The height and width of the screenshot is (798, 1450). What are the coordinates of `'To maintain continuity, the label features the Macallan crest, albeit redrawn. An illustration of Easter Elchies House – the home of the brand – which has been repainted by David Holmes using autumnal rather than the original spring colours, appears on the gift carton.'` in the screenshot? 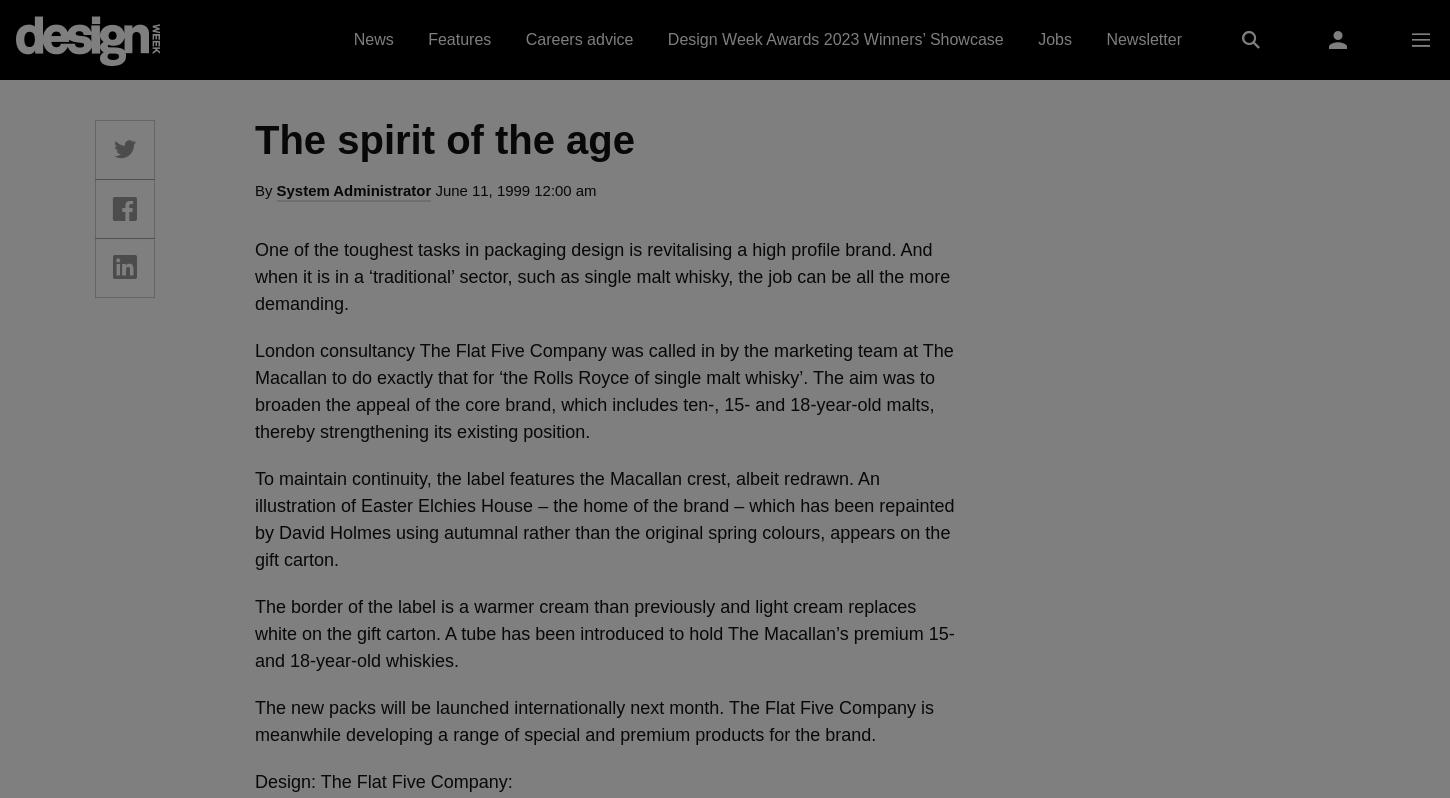 It's located at (604, 518).